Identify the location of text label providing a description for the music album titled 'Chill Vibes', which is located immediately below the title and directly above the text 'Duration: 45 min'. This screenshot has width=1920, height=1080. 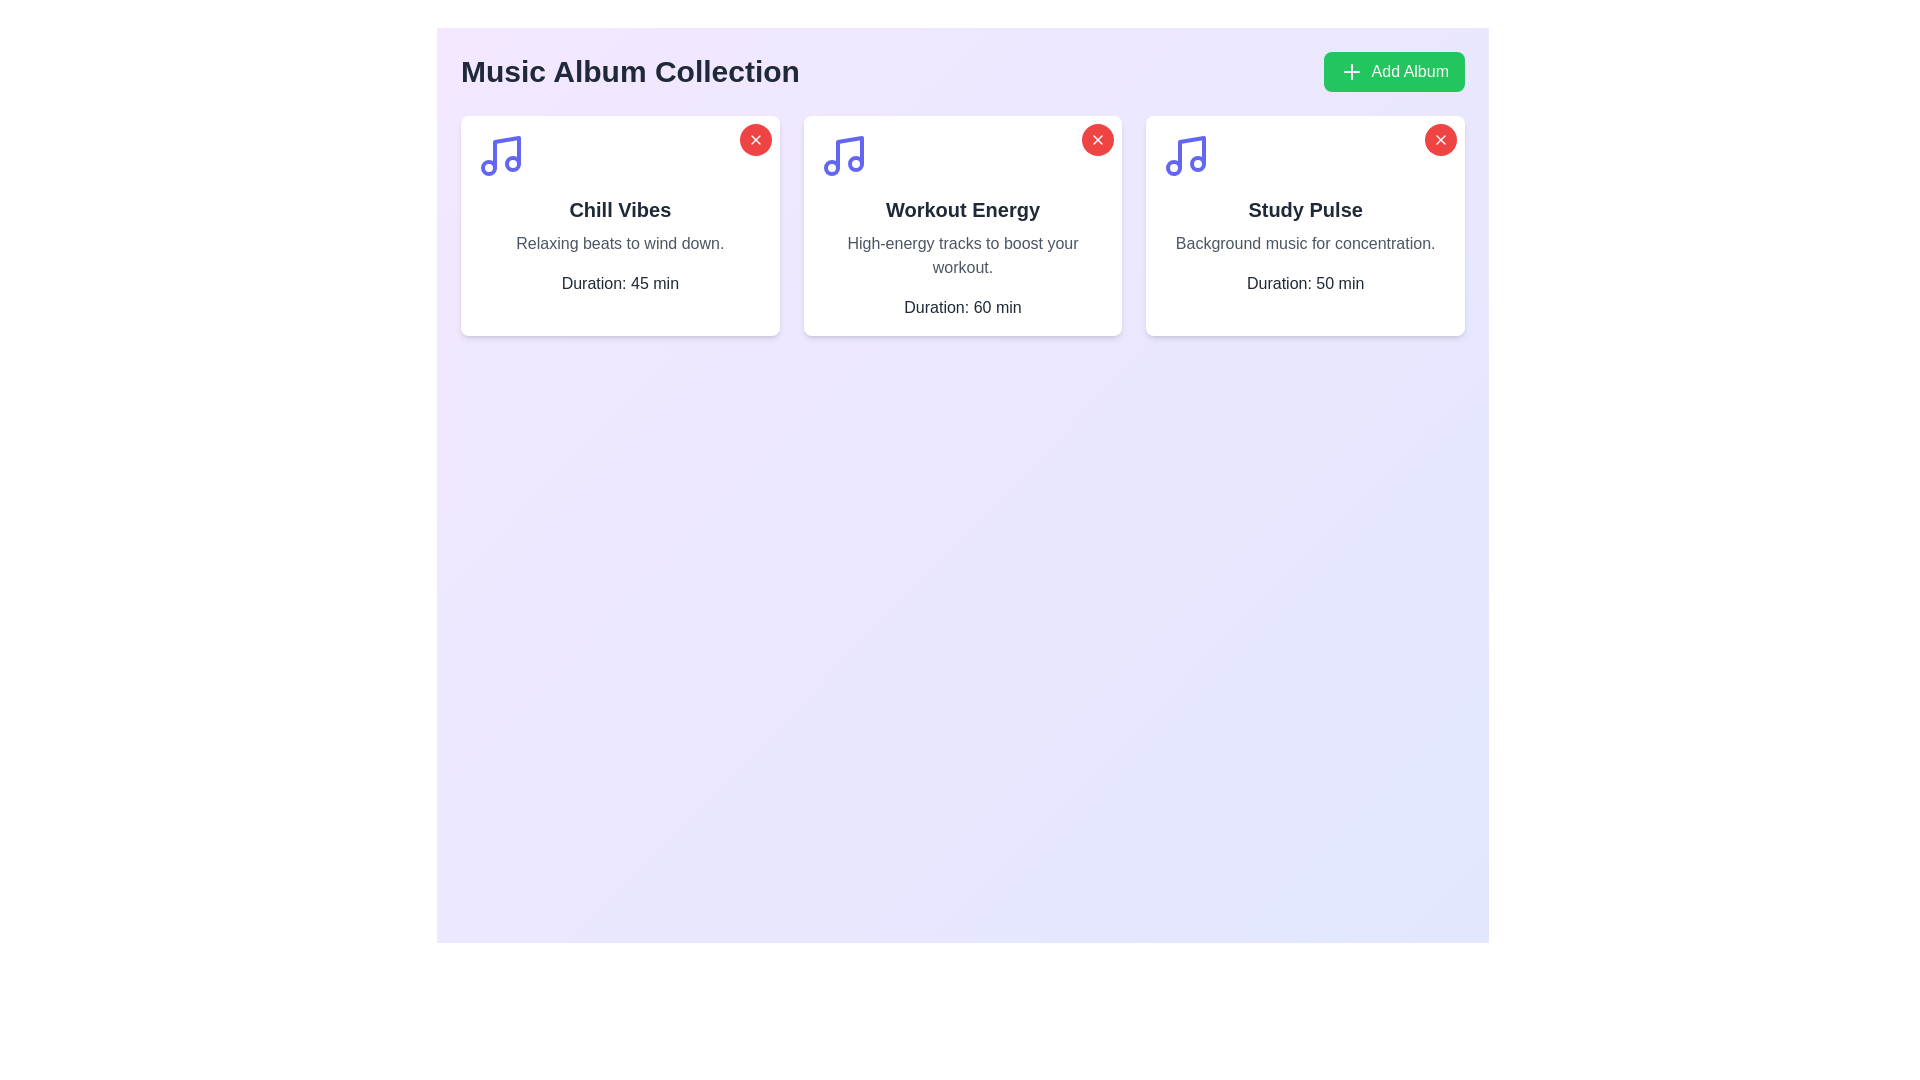
(619, 242).